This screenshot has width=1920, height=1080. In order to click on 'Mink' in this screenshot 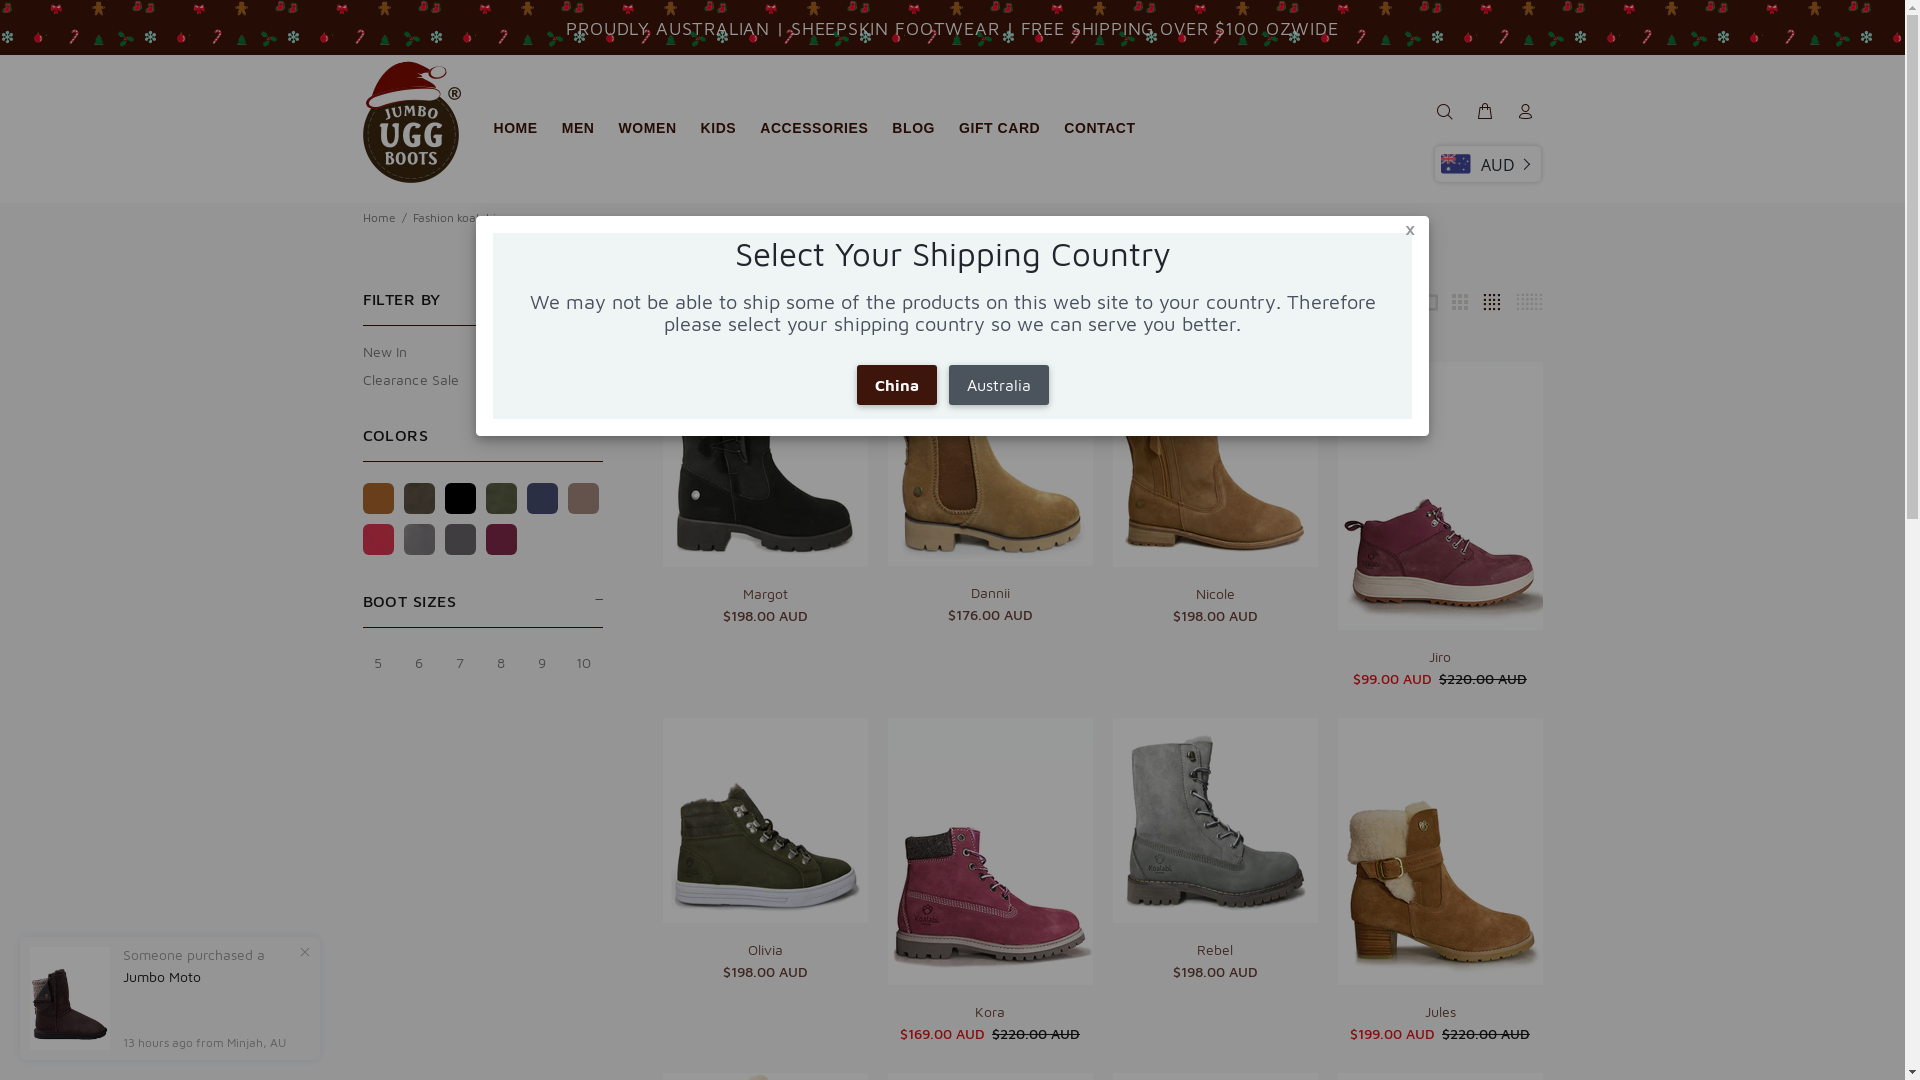, I will do `click(582, 496)`.